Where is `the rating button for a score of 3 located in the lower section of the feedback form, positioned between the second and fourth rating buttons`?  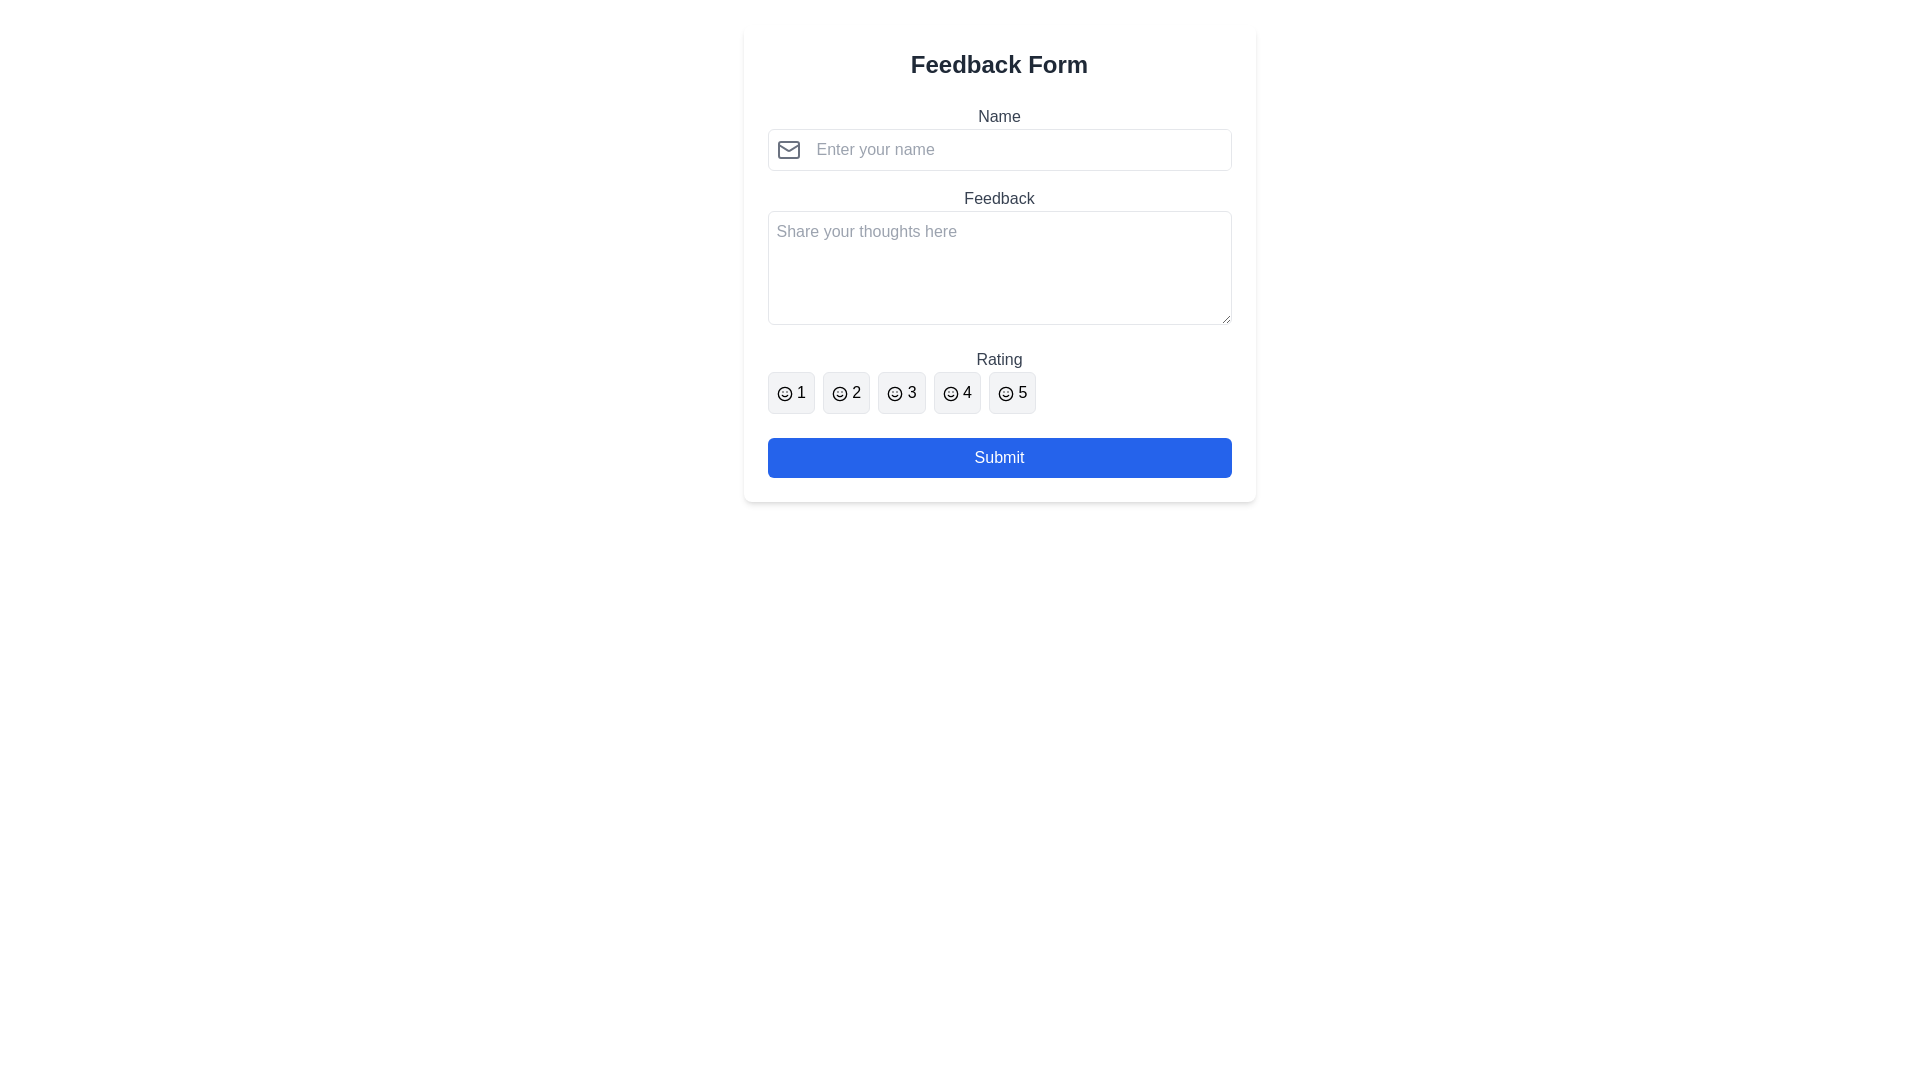 the rating button for a score of 3 located in the lower section of the feedback form, positioned between the second and fourth rating buttons is located at coordinates (900, 393).